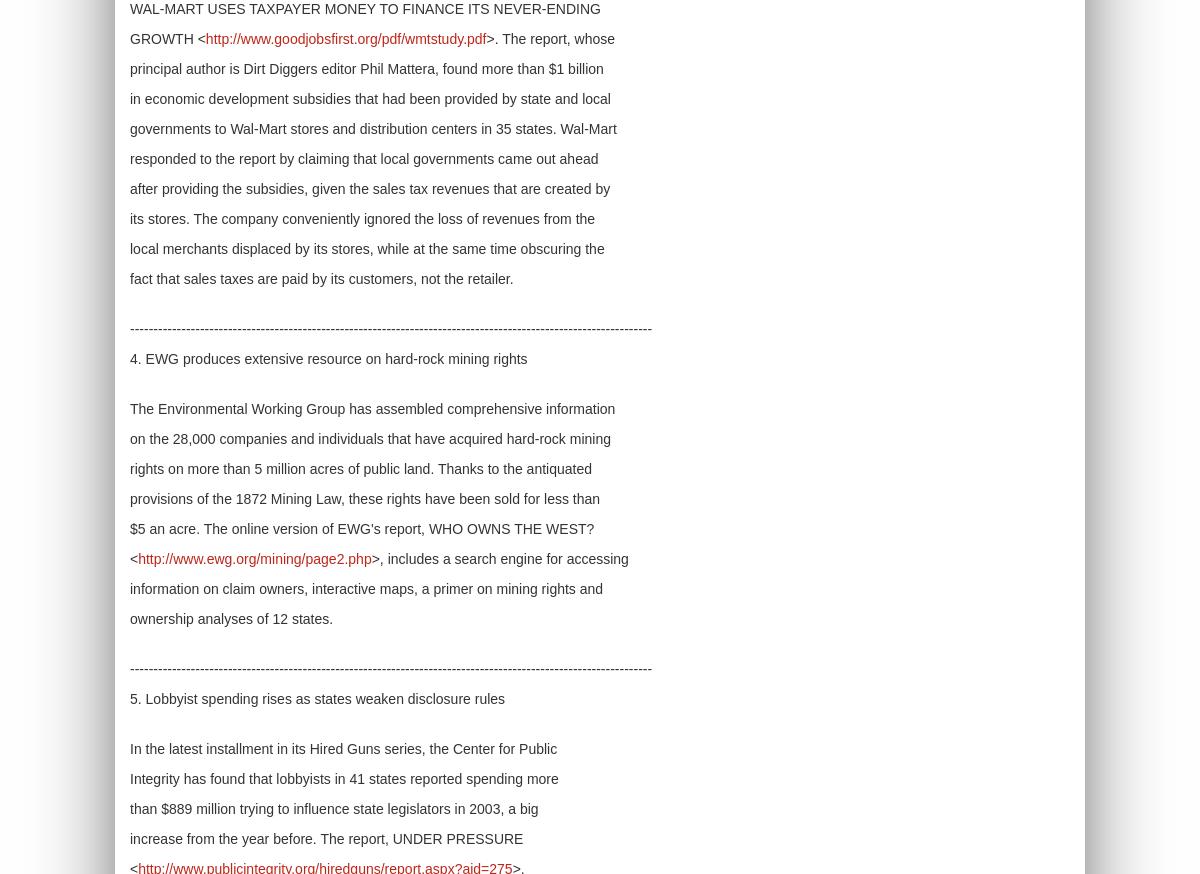  Describe the element at coordinates (365, 8) in the screenshot. I see `'WAL-MART USES TAXPAYER MONEY TO FINANCE ITS NEVER-ENDING'` at that location.